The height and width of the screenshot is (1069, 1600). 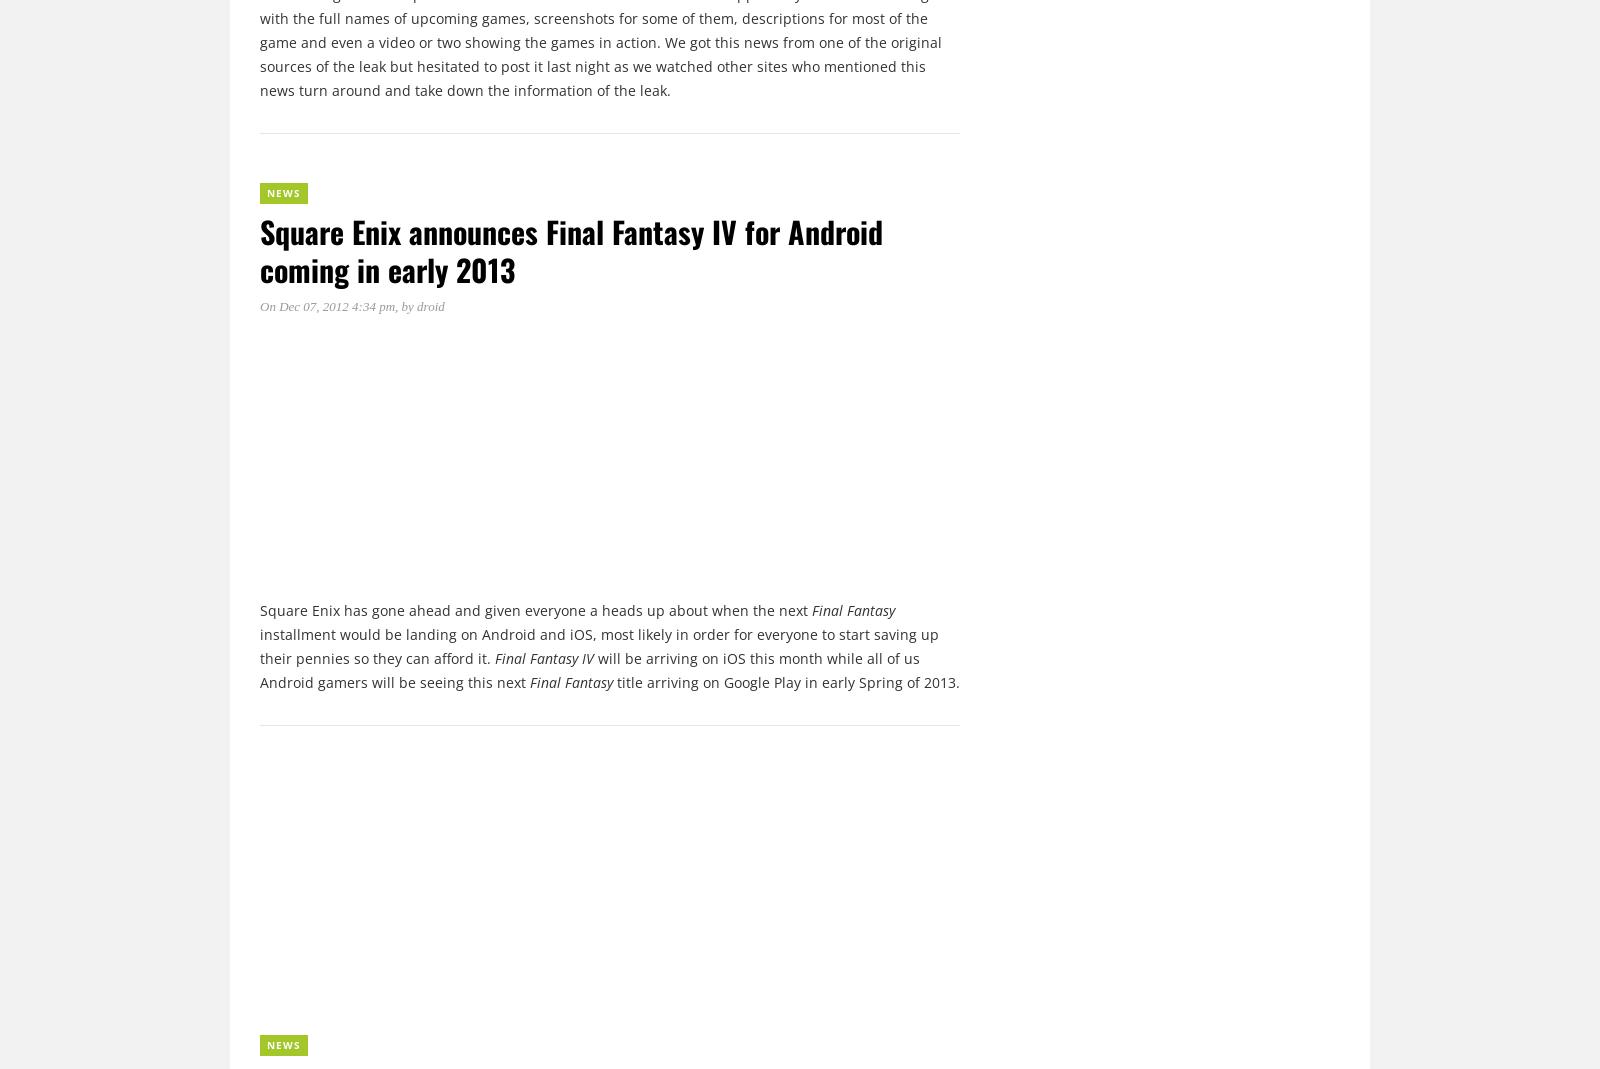 What do you see at coordinates (598, 645) in the screenshot?
I see `'installment would be landing on Android and iOS, most likely in order for everyone to start saving up their pennies so they can afford it.'` at bounding box center [598, 645].